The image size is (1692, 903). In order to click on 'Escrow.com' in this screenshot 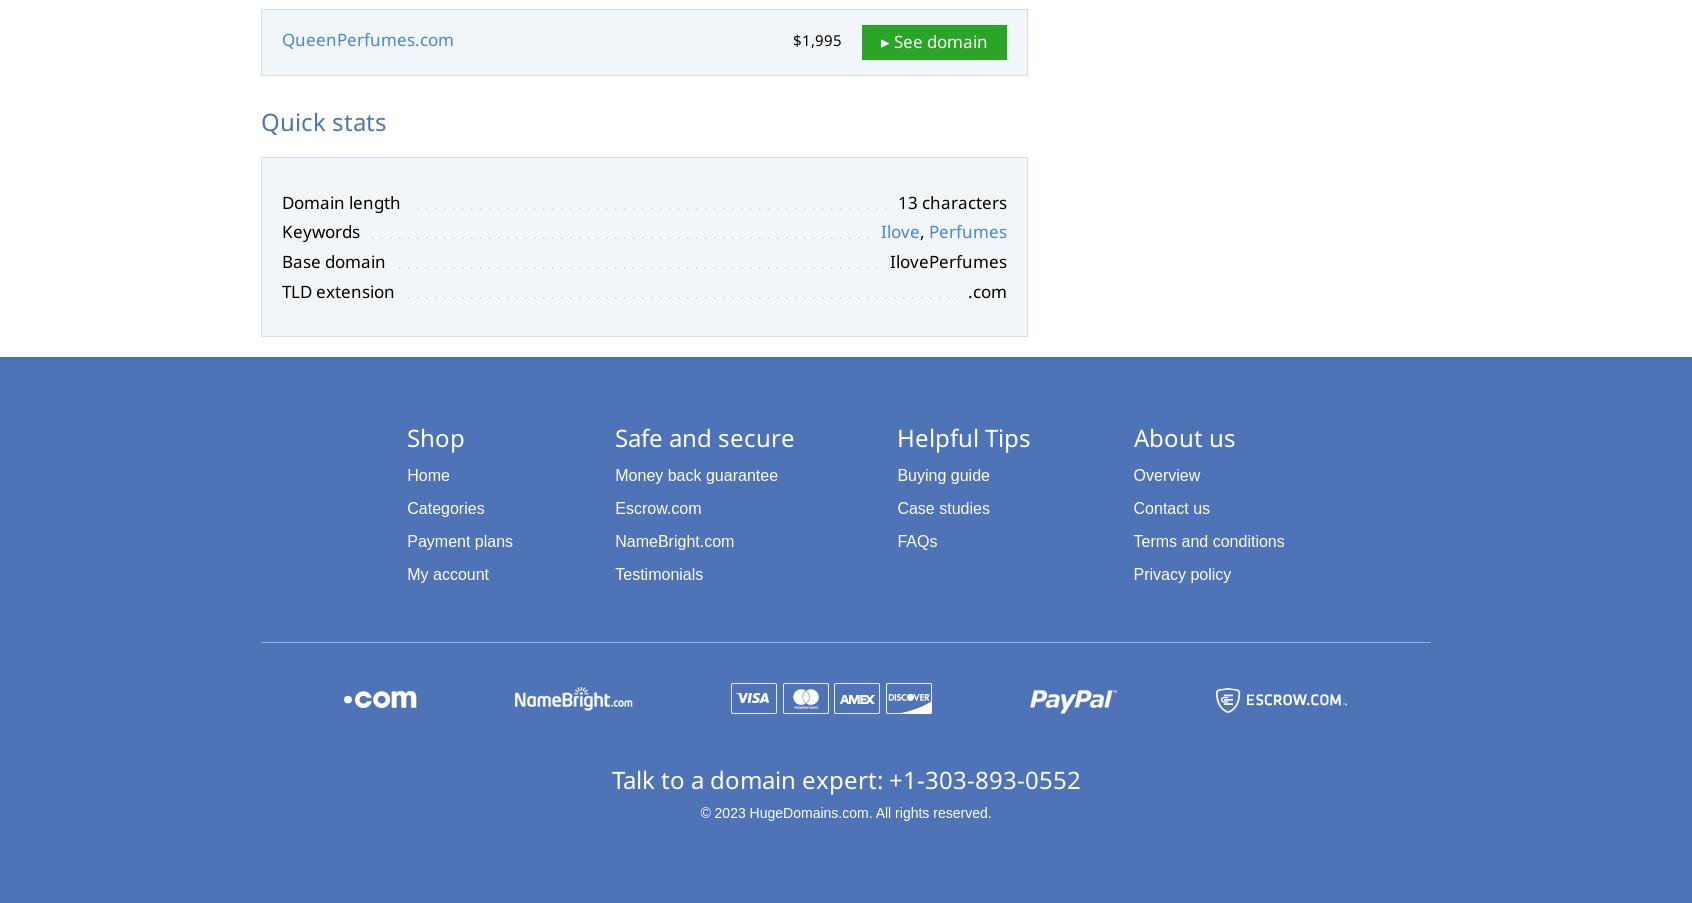, I will do `click(658, 508)`.